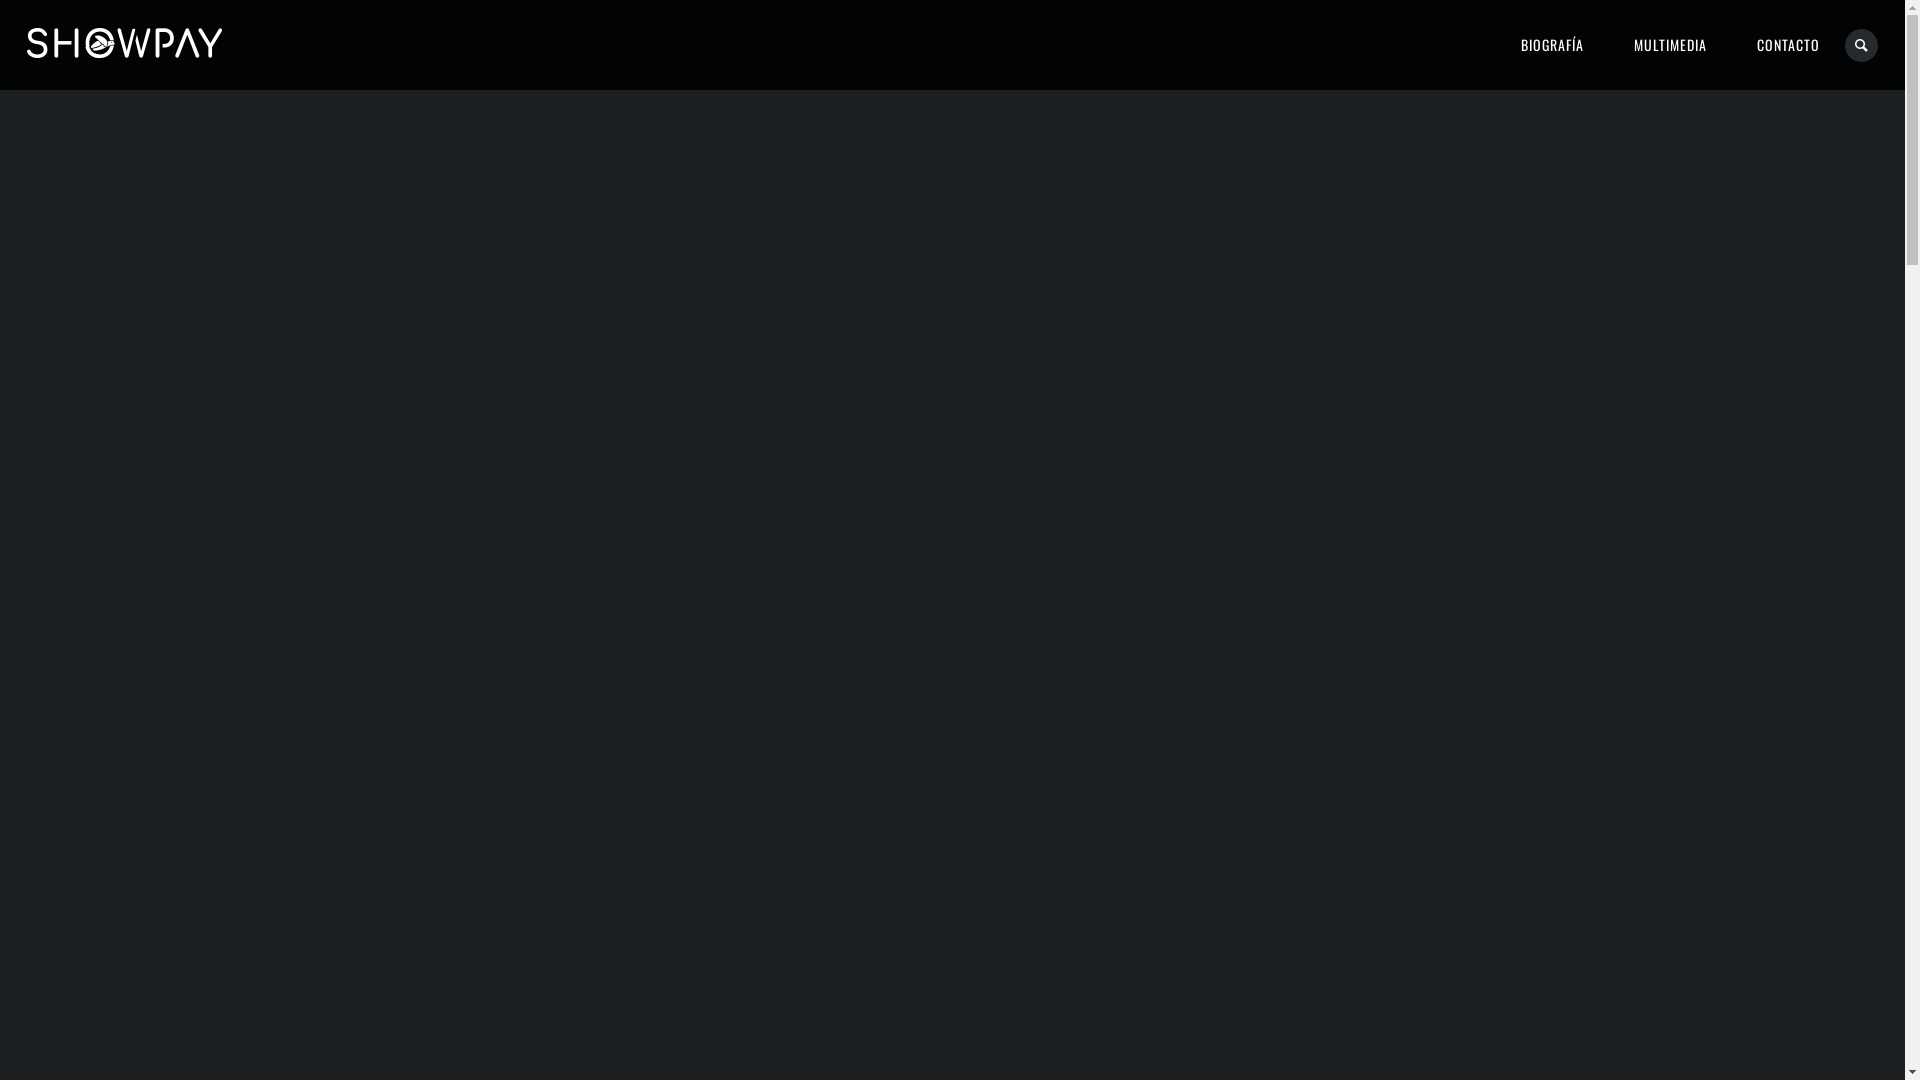 The height and width of the screenshot is (1080, 1920). I want to click on 'CONTACTO', so click(1731, 45).